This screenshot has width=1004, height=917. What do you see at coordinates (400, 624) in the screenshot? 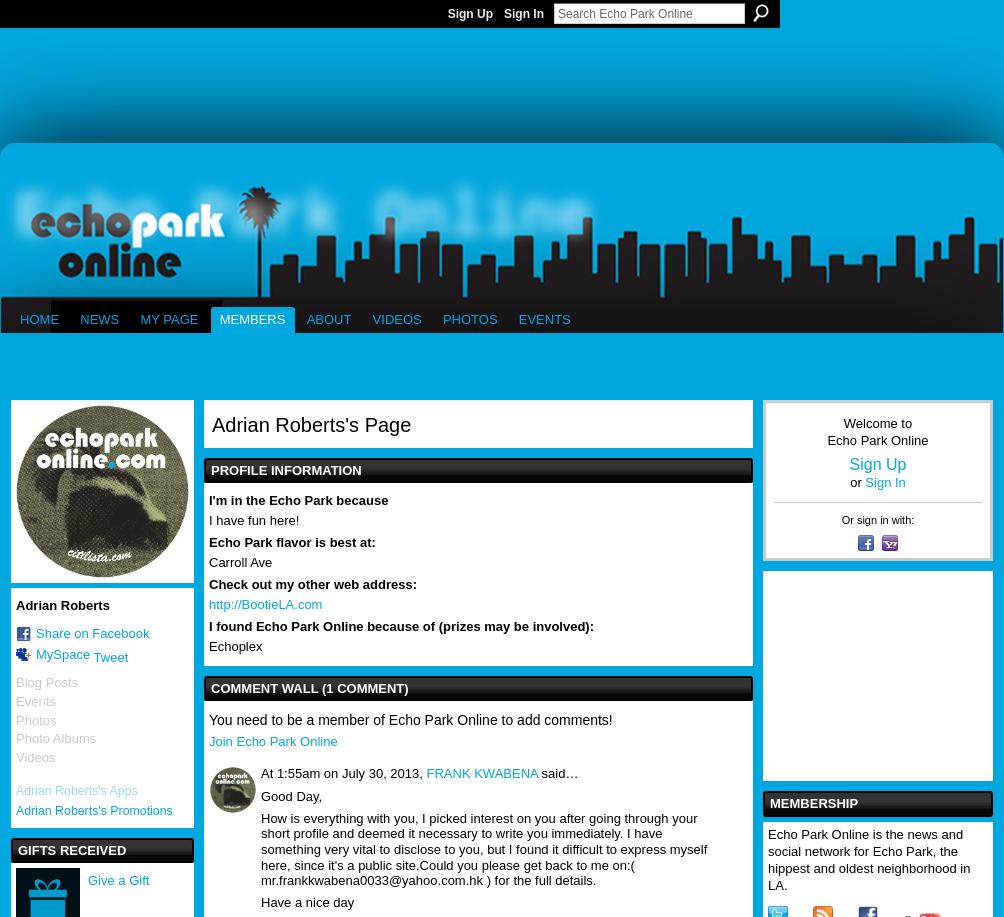
I see `'I found Echo Park Online because of (prizes may be involved):'` at bounding box center [400, 624].